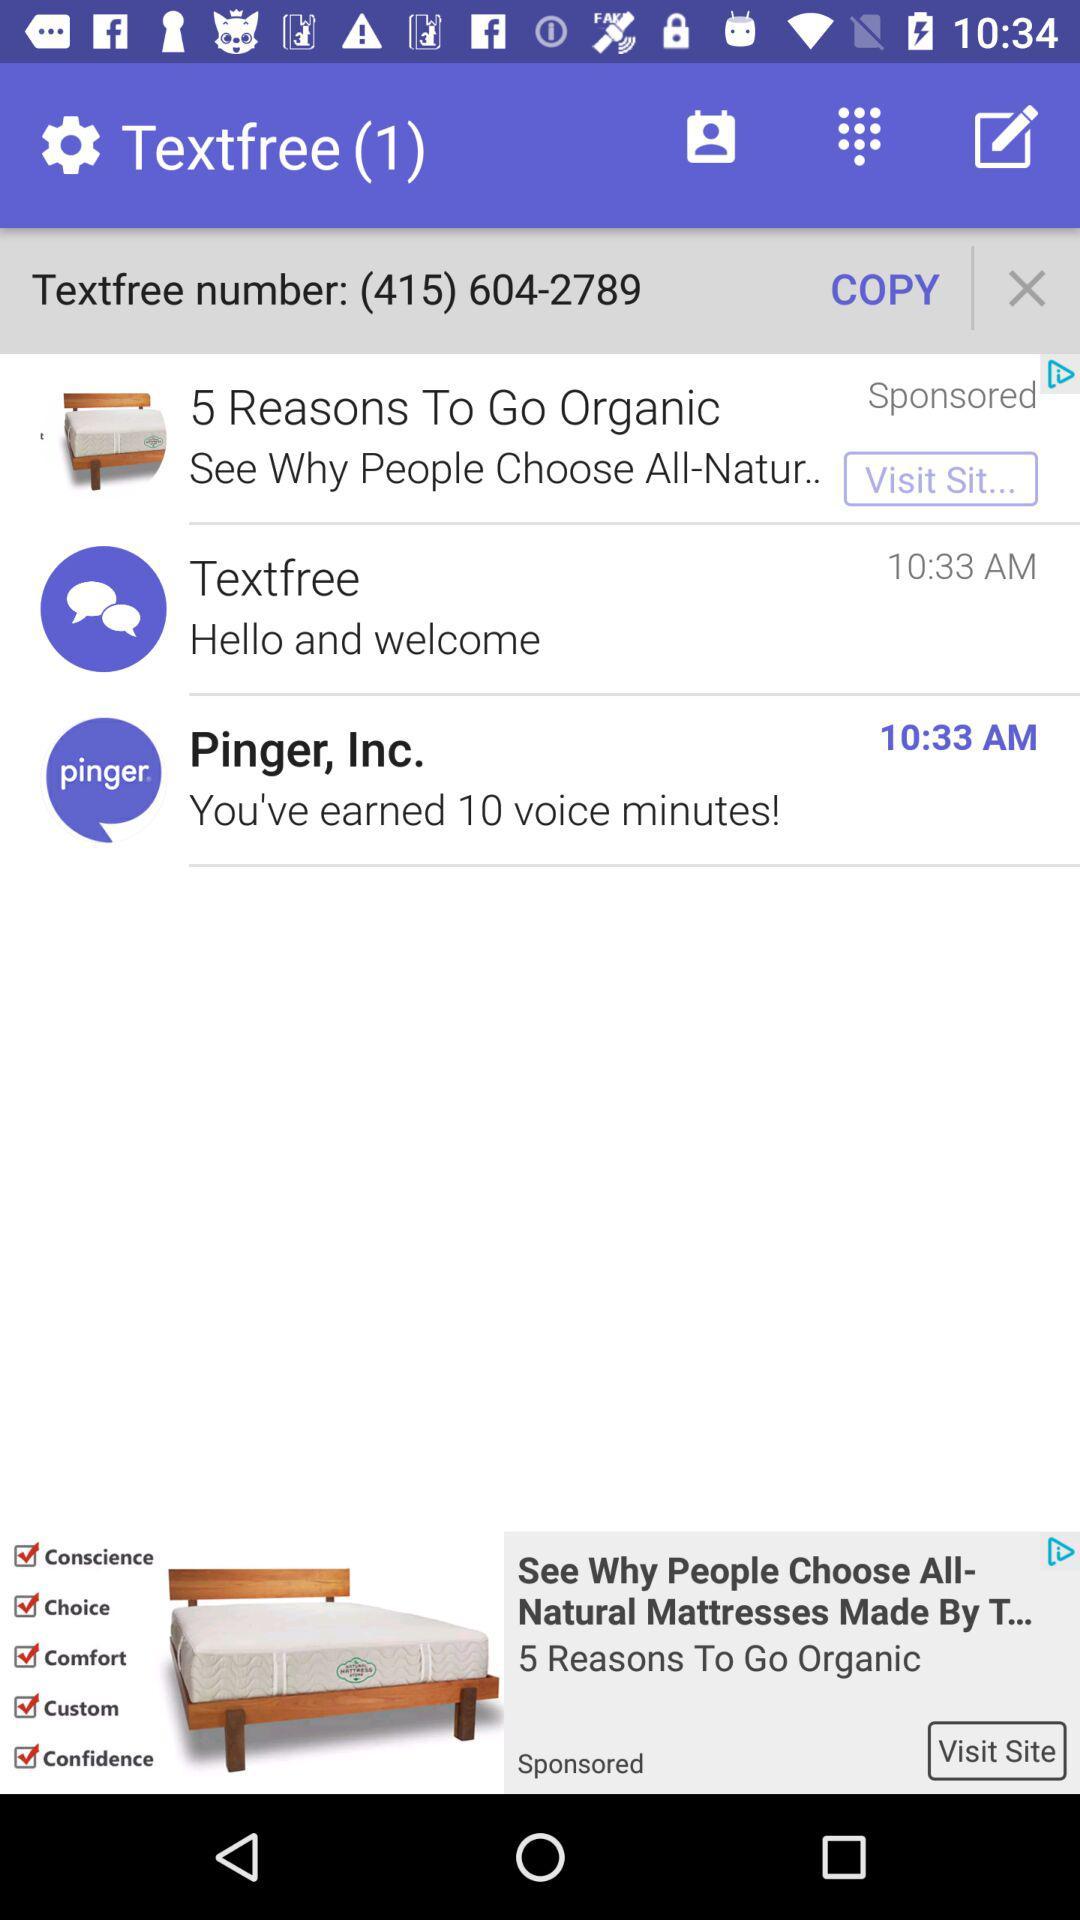  Describe the element at coordinates (883, 287) in the screenshot. I see `the icon to the right of textfree number 415 icon` at that location.